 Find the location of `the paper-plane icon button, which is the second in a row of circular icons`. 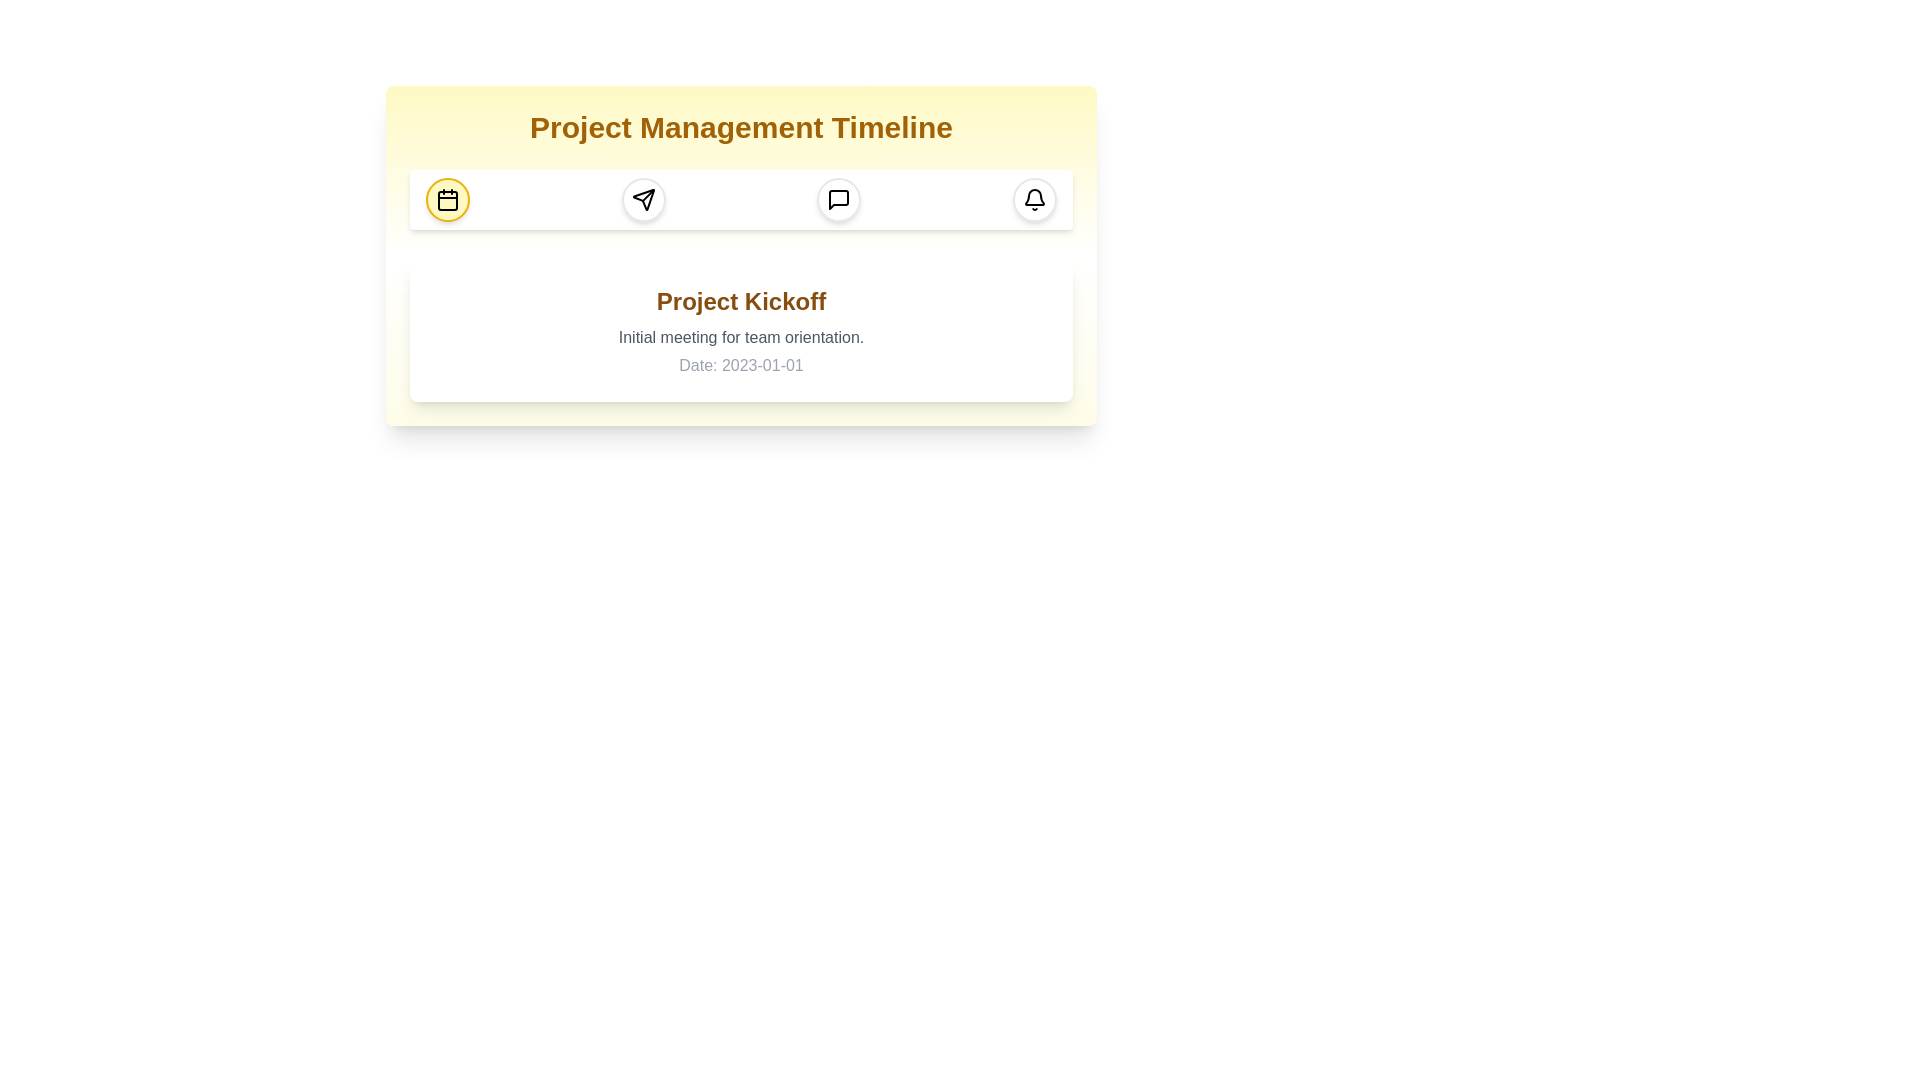

the paper-plane icon button, which is the second in a row of circular icons is located at coordinates (643, 200).